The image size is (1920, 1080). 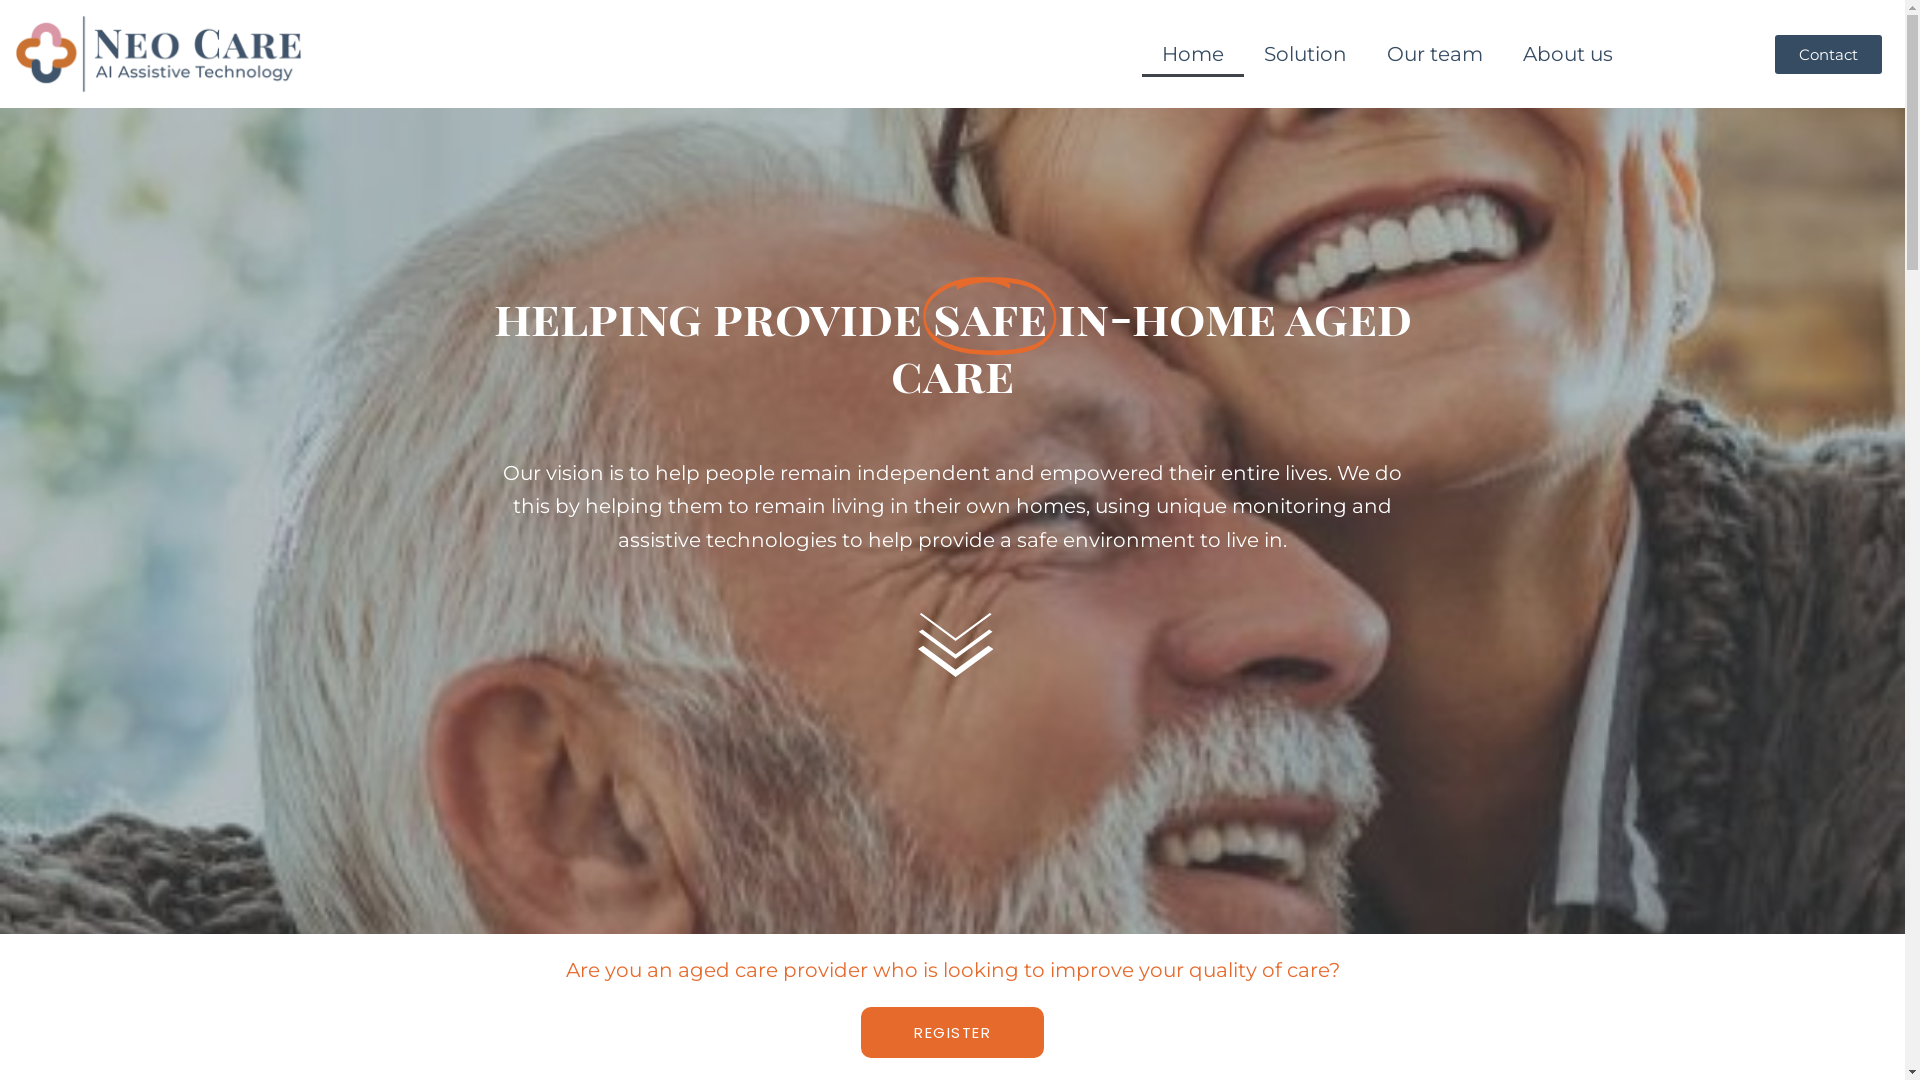 What do you see at coordinates (1193, 53) in the screenshot?
I see `'Home'` at bounding box center [1193, 53].